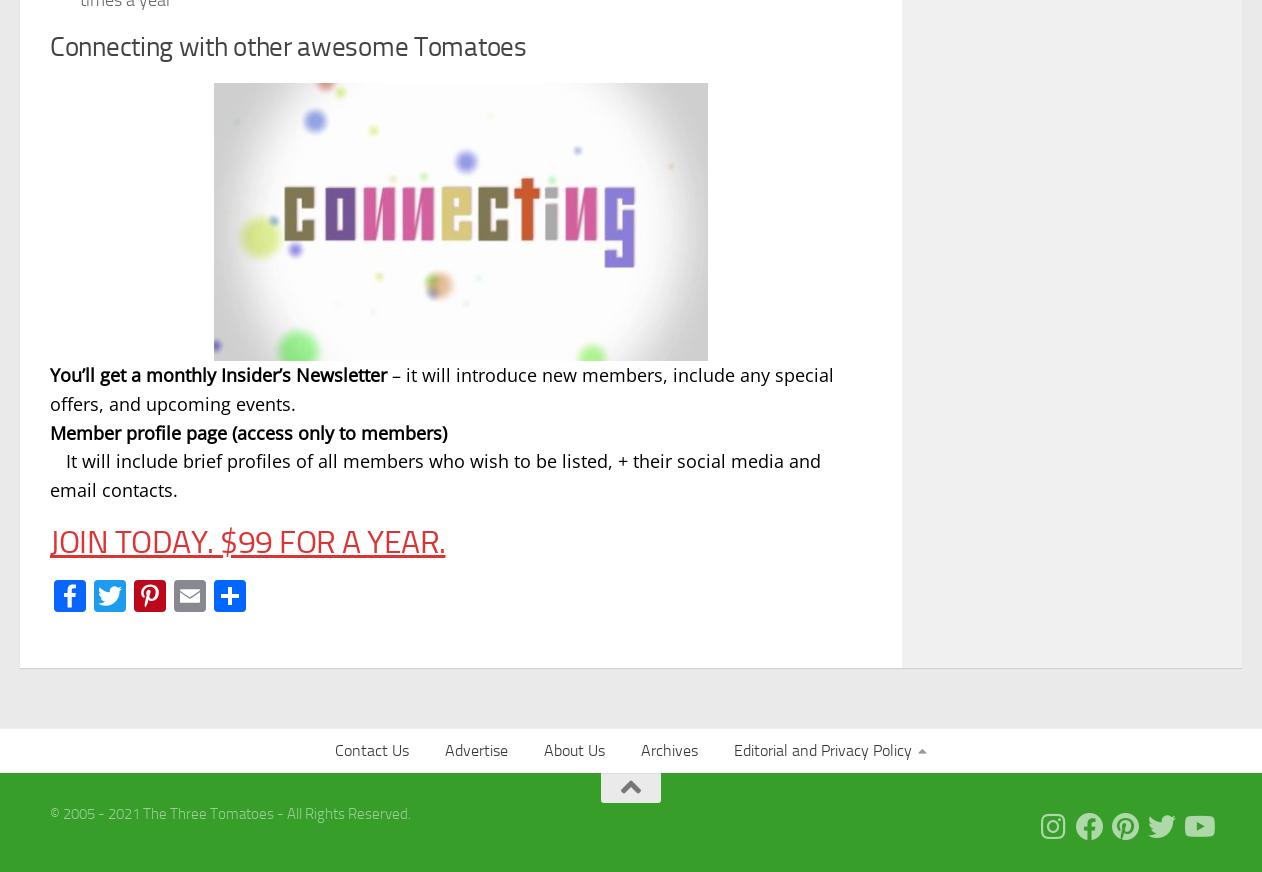 This screenshot has width=1262, height=872. Describe the element at coordinates (435, 474) in the screenshot. I see `'    It will include brief profiles of all members who wish to be listed, + their social media and email contacts.'` at that location.